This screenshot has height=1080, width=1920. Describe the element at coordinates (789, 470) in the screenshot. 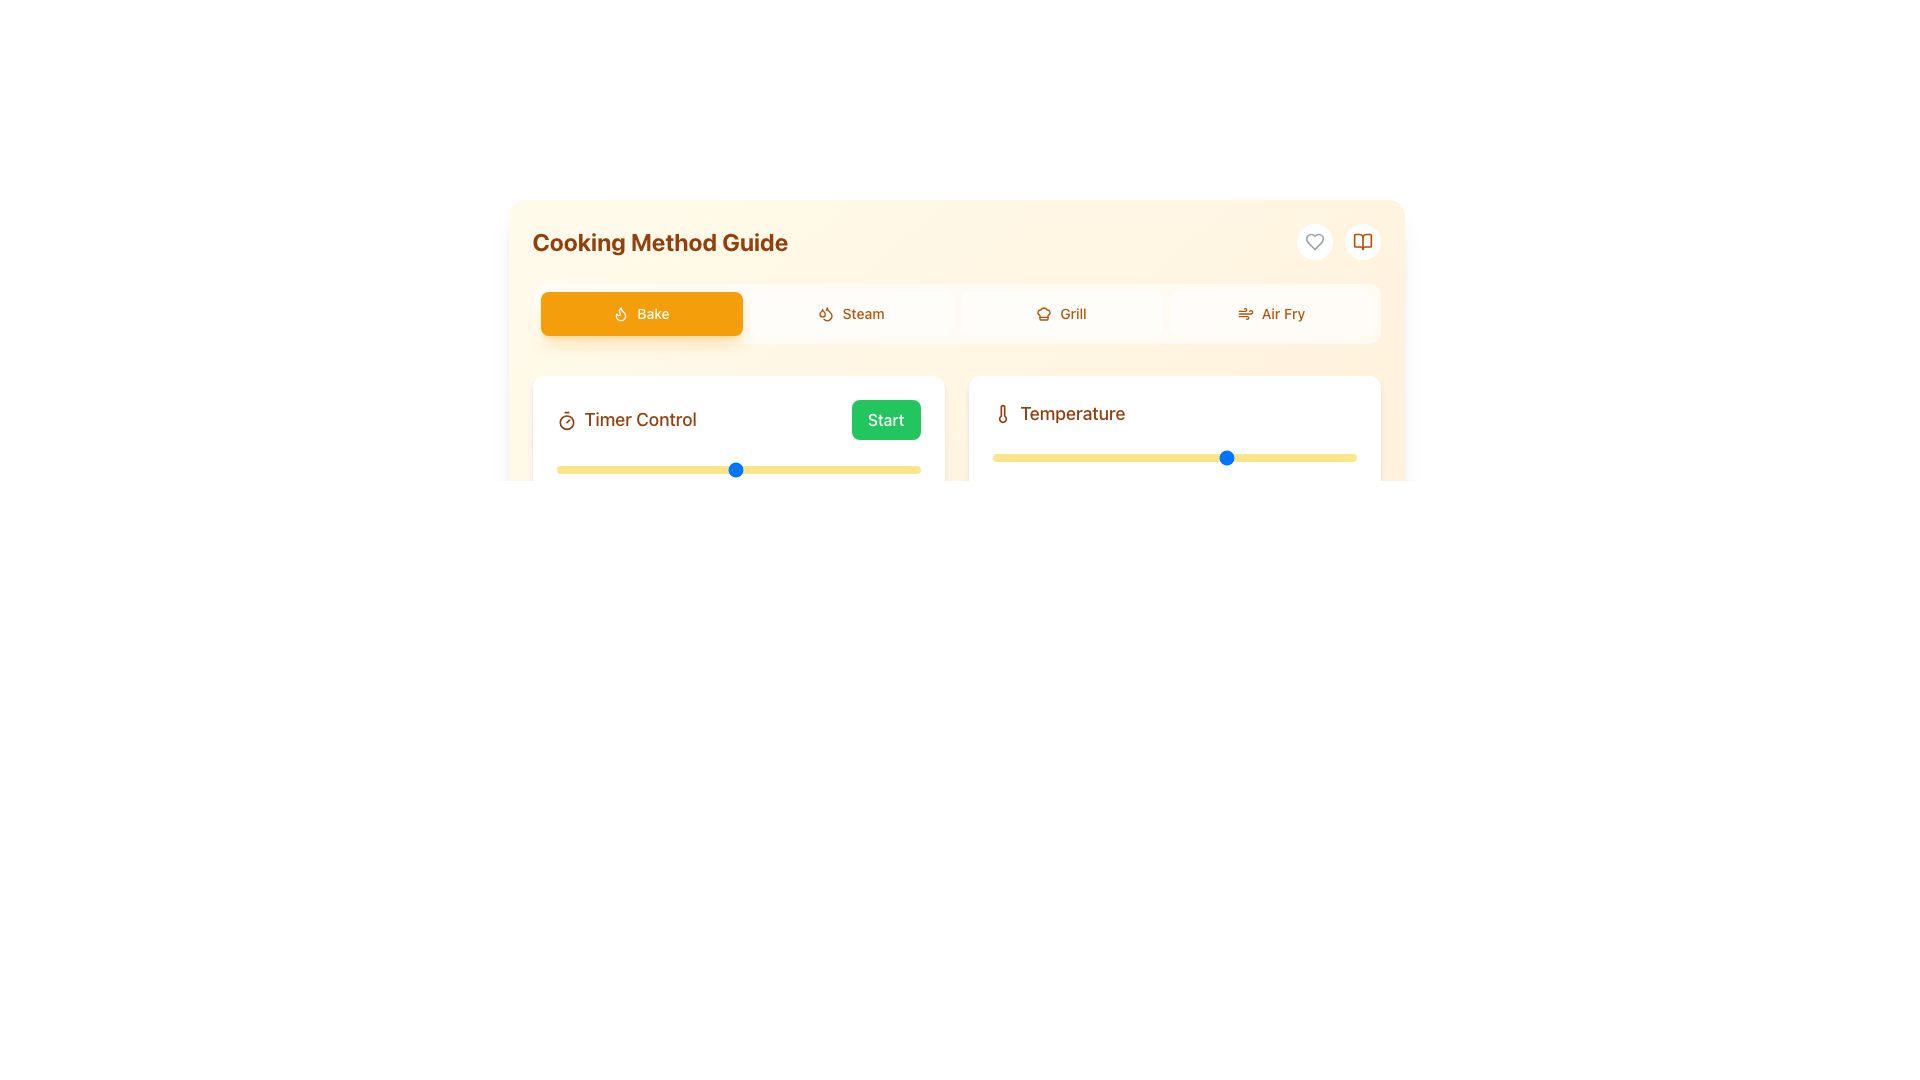

I see `the timer slider` at that location.